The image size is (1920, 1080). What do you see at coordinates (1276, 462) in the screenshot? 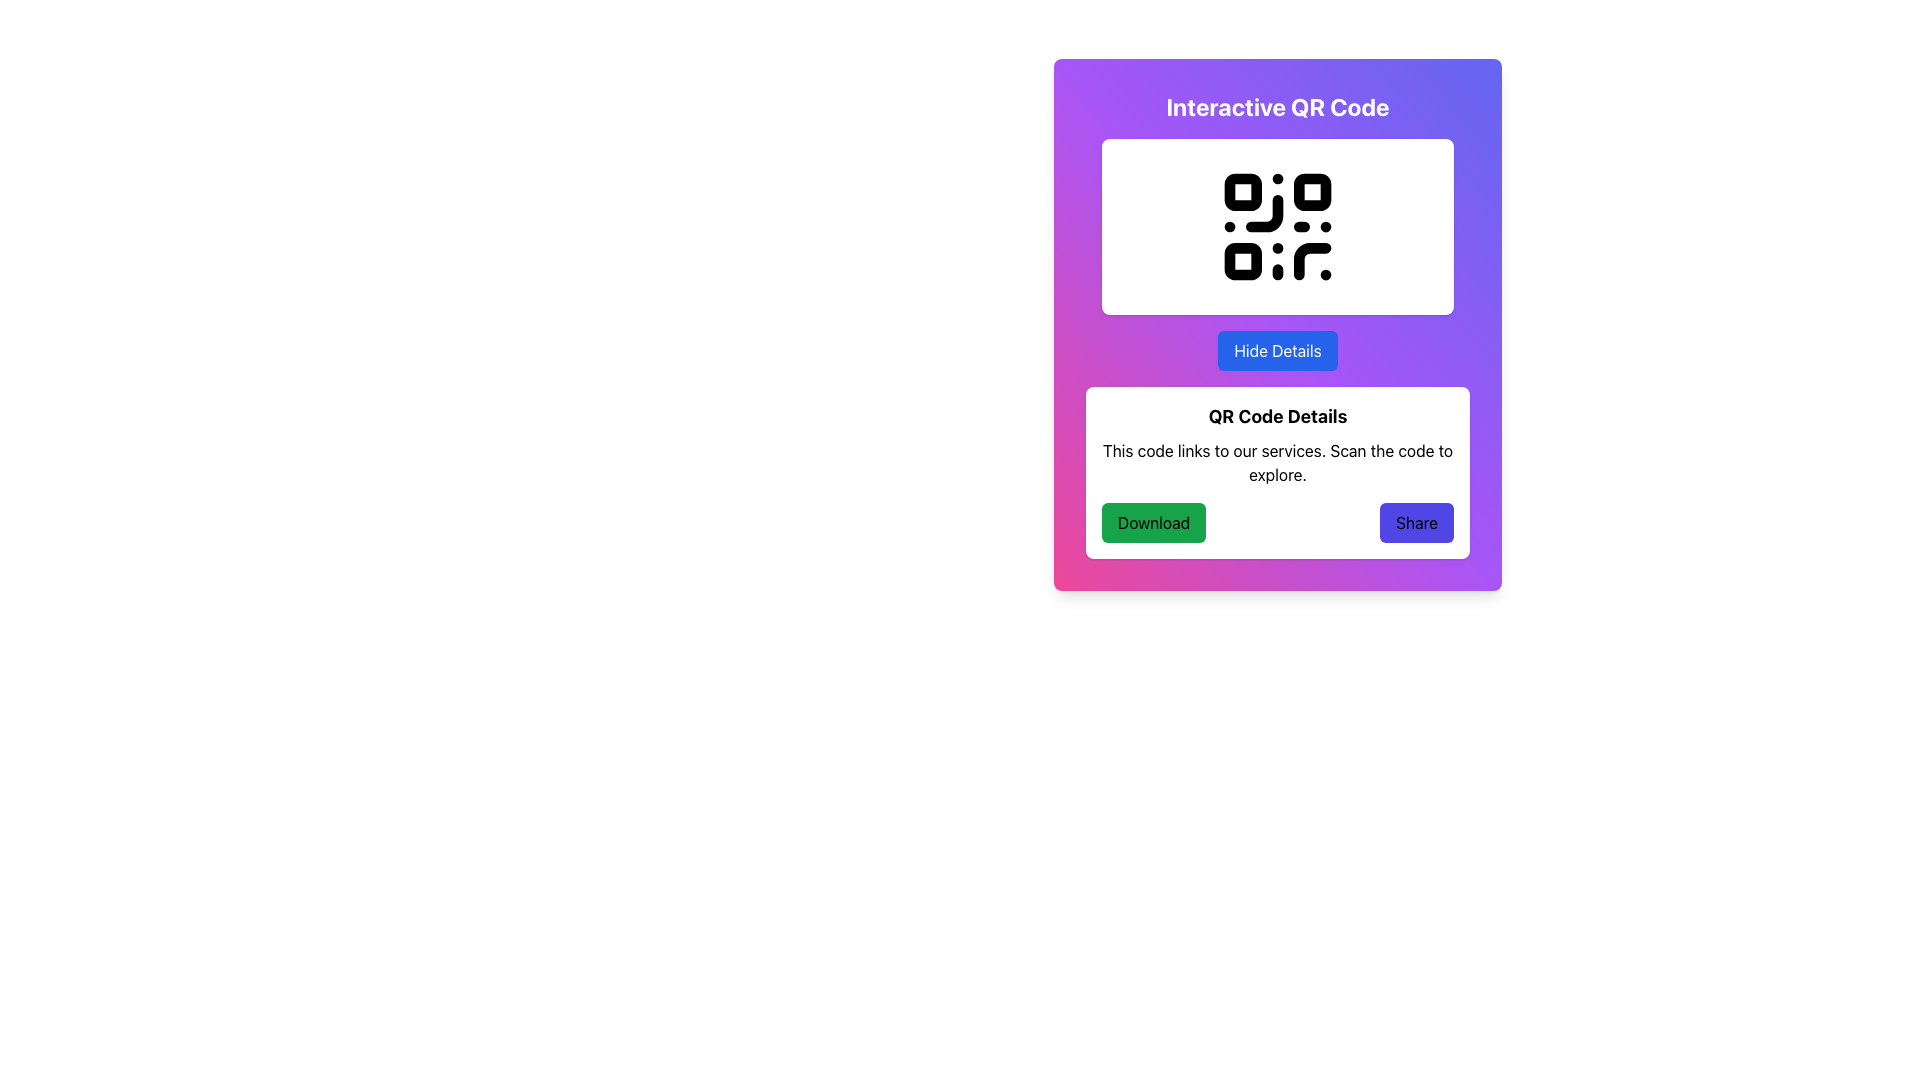
I see `the textual content block that says 'This code links to our services. Scan the code` at bounding box center [1276, 462].